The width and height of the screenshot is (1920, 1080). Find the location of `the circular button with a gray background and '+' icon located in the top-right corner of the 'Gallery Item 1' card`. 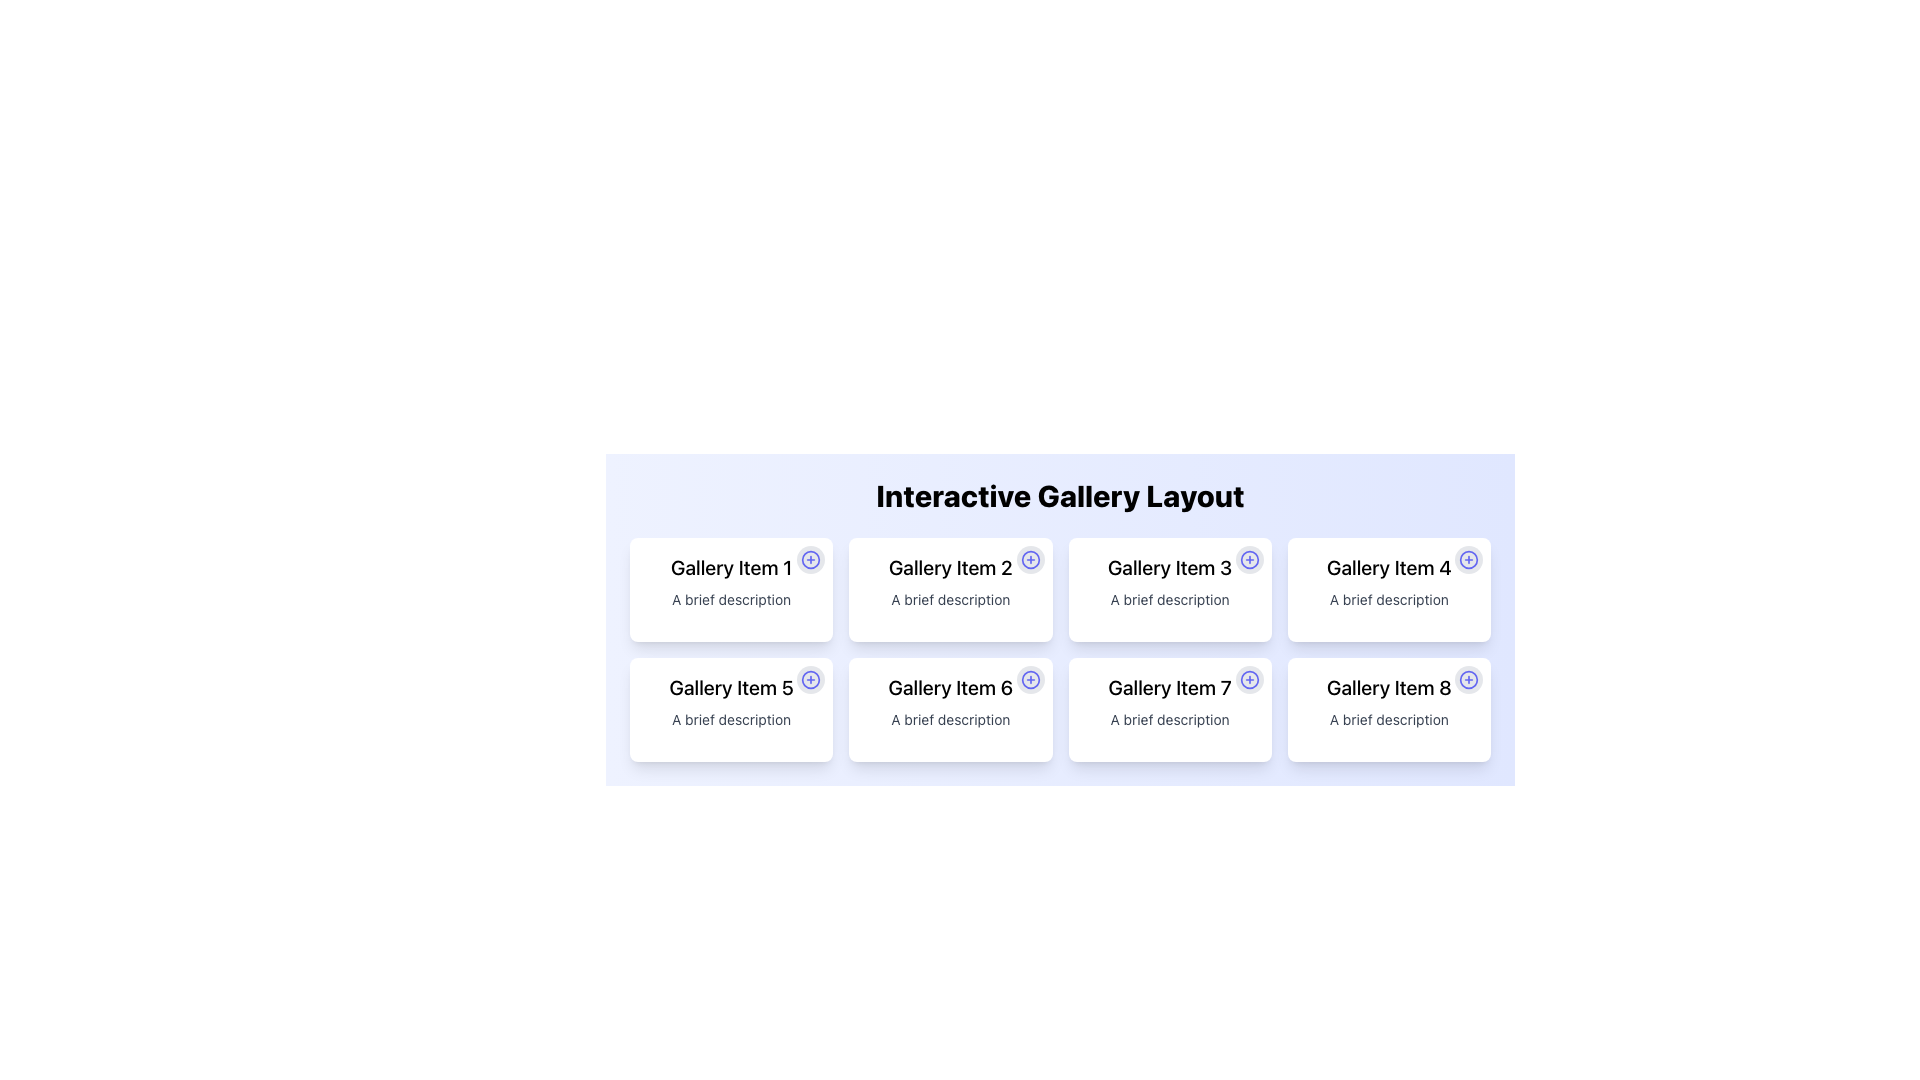

the circular button with a gray background and '+' icon located in the top-right corner of the 'Gallery Item 1' card is located at coordinates (811, 559).